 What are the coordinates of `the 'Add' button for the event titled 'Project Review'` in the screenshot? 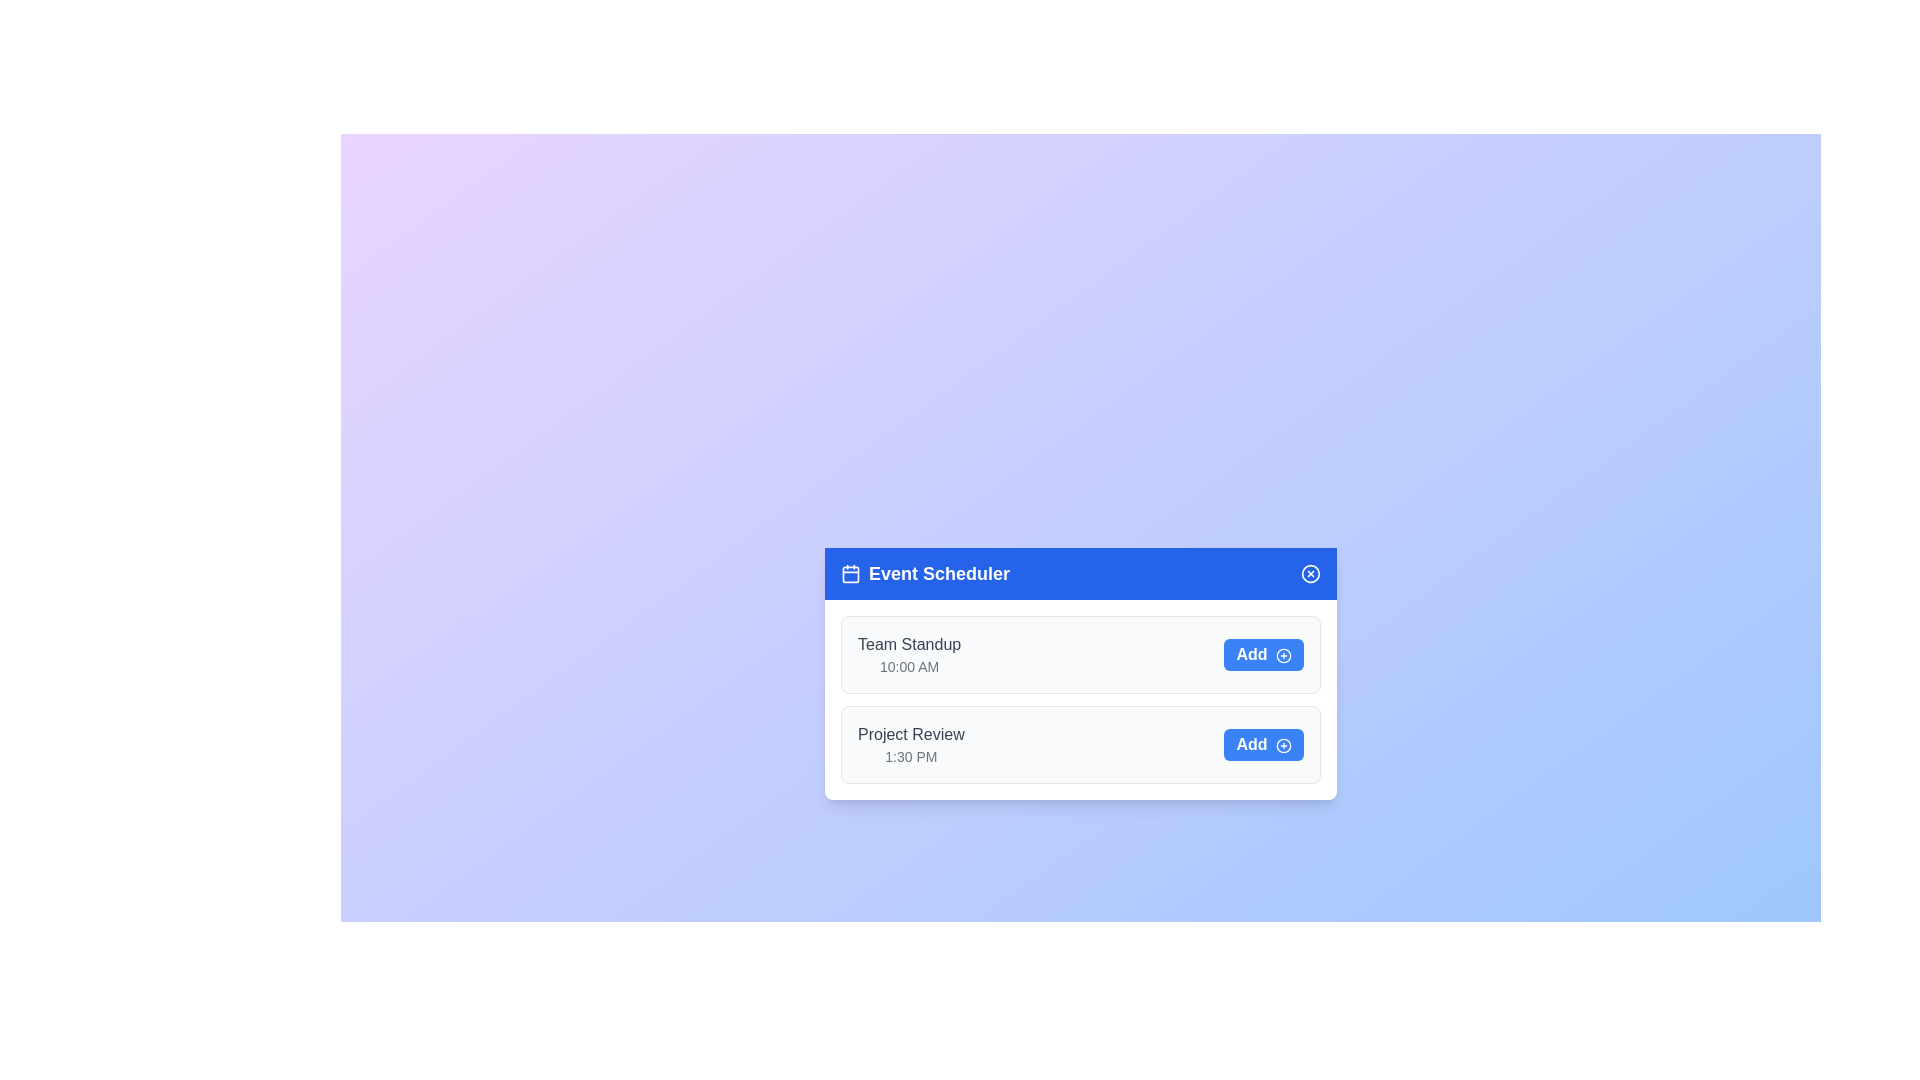 It's located at (1262, 744).